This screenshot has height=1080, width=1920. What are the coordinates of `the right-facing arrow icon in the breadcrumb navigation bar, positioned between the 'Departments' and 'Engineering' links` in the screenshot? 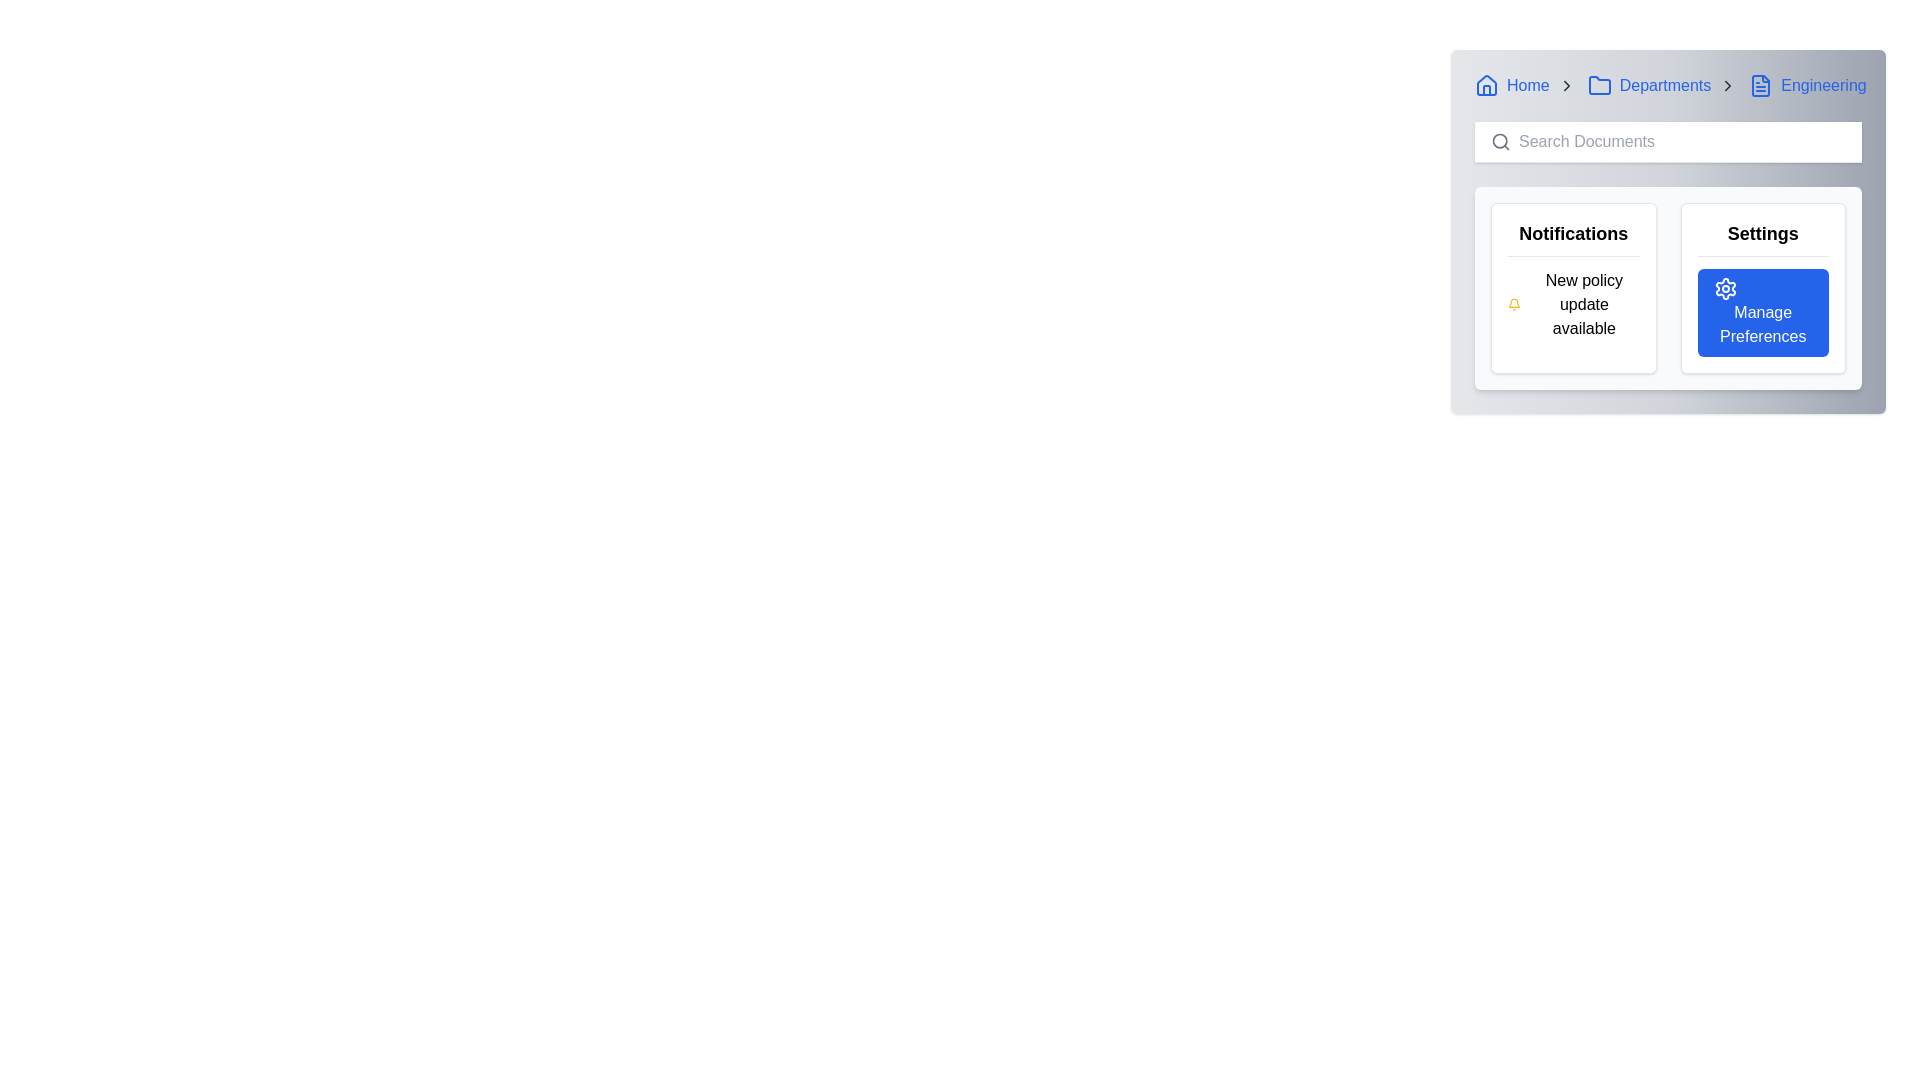 It's located at (1727, 84).